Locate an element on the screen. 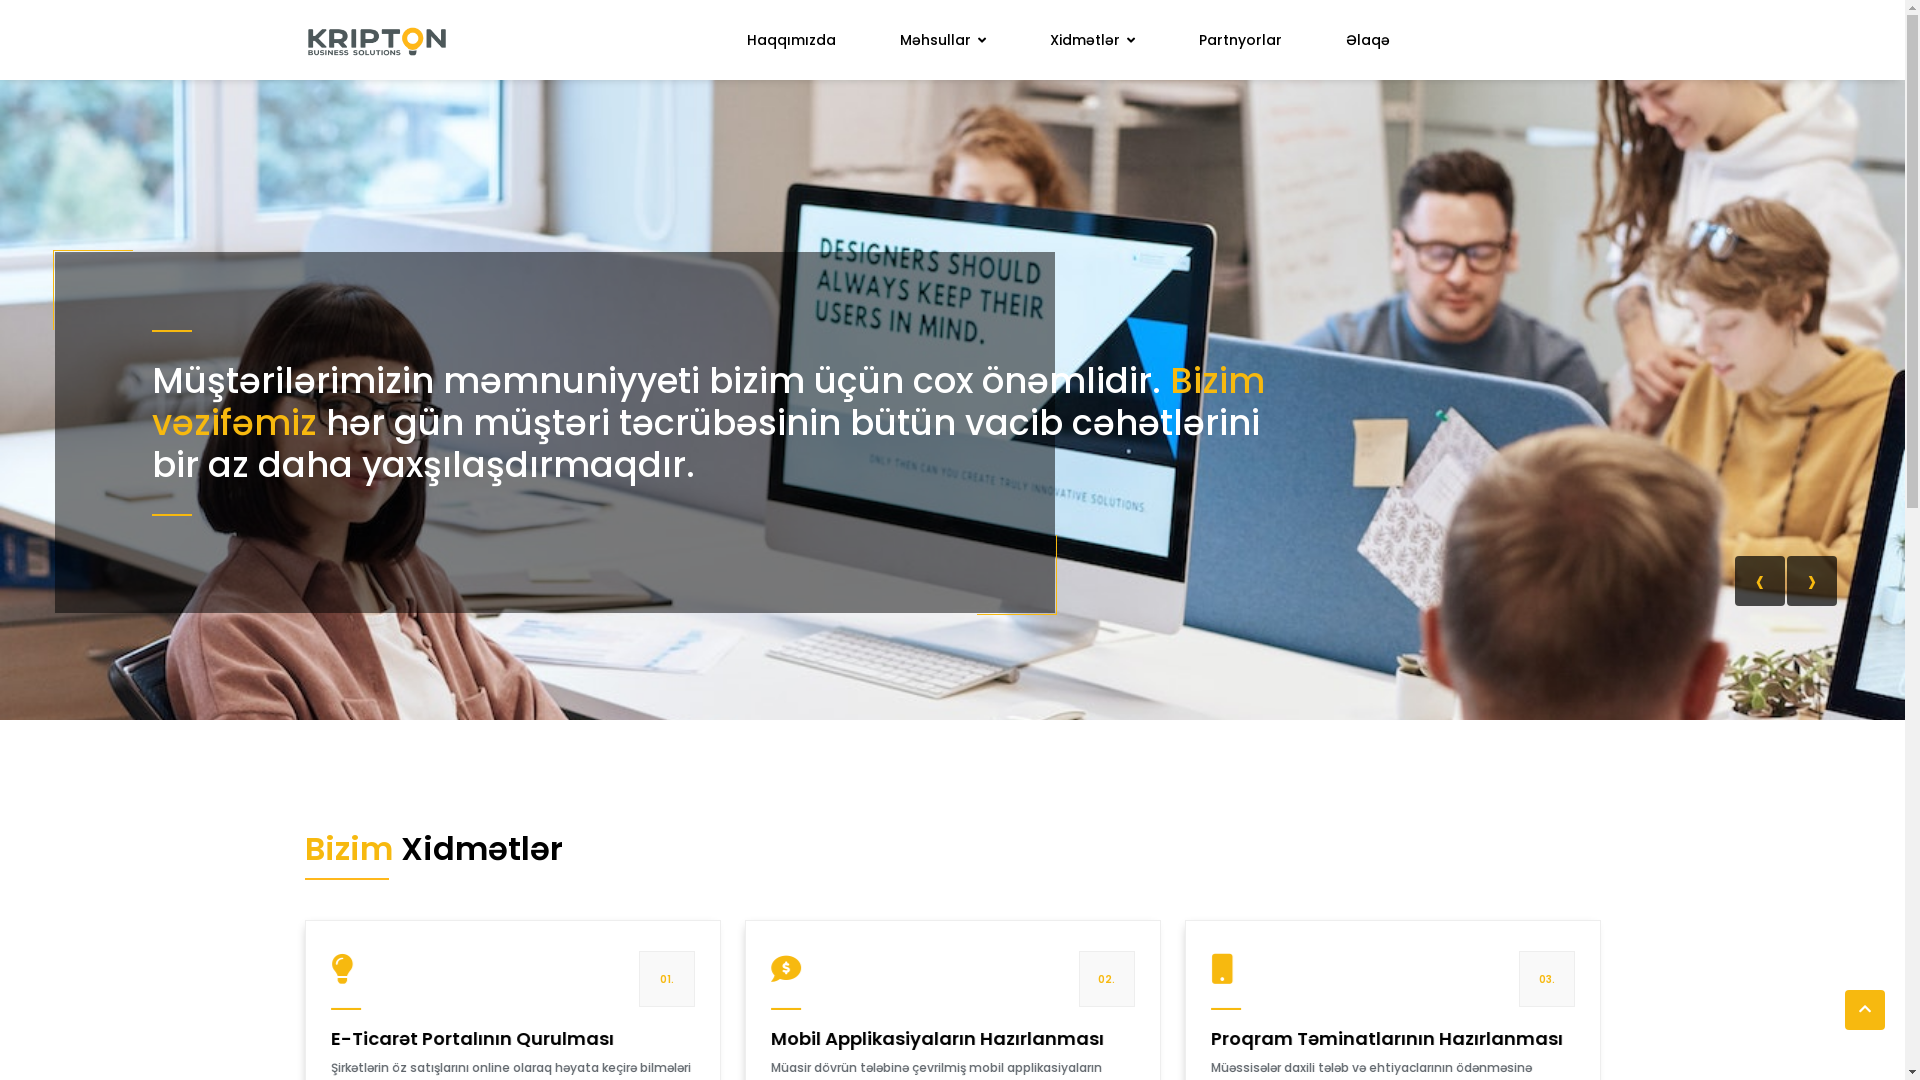 This screenshot has width=1920, height=1080. 'Partnyorlar' is located at coordinates (1239, 39).